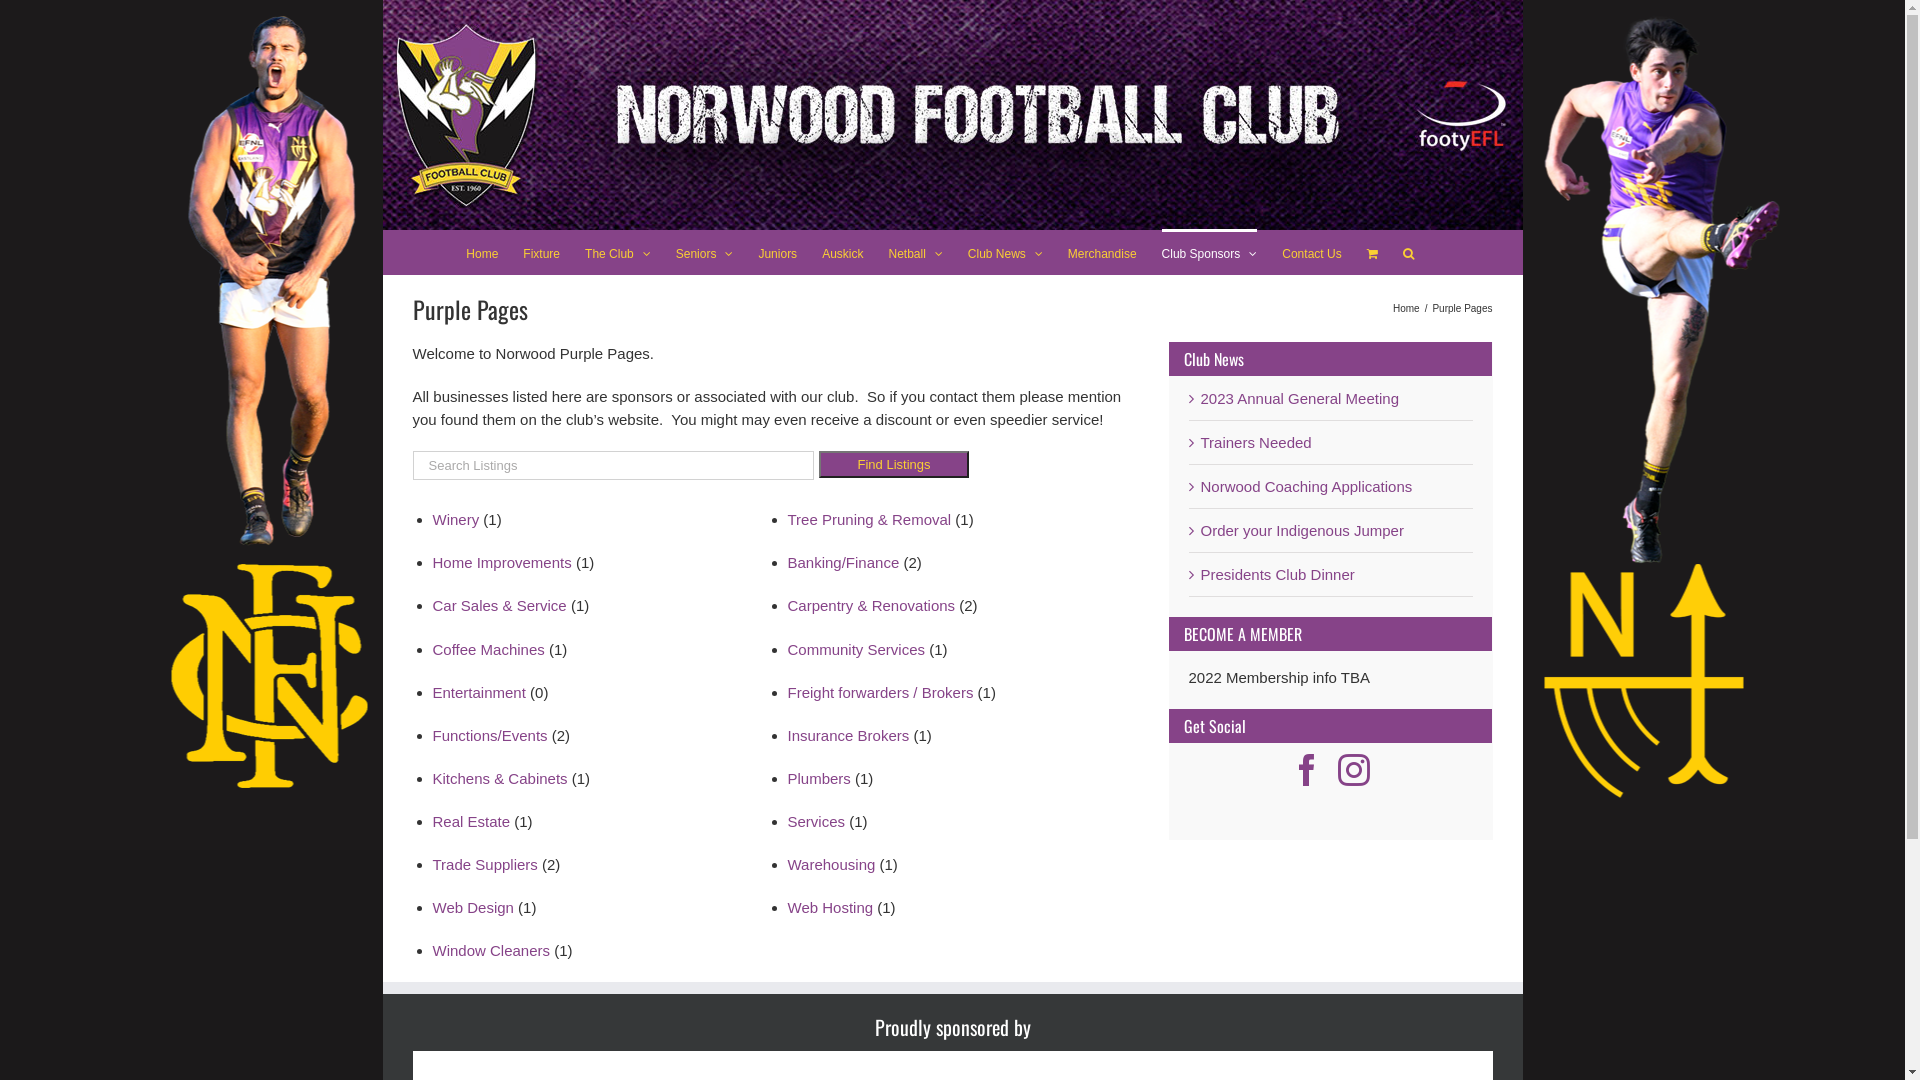 The height and width of the screenshot is (1080, 1920). I want to click on 'Coffee Machines', so click(488, 649).